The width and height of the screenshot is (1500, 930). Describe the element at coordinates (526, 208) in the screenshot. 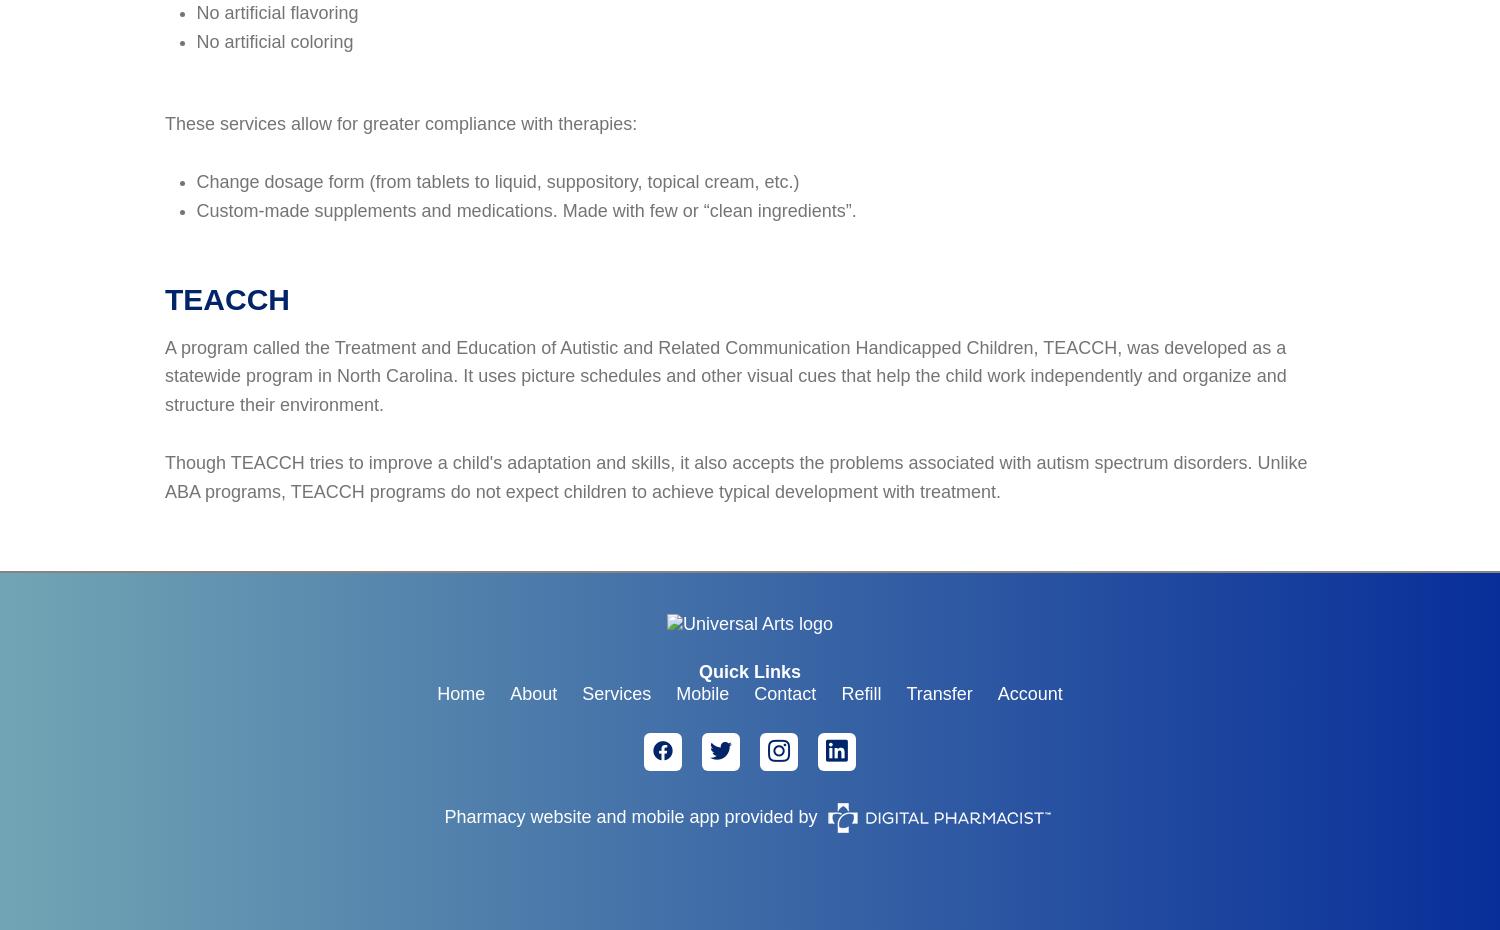

I see `'Custom-made supplements and medications. Made with few or “clean ingredients”.'` at that location.